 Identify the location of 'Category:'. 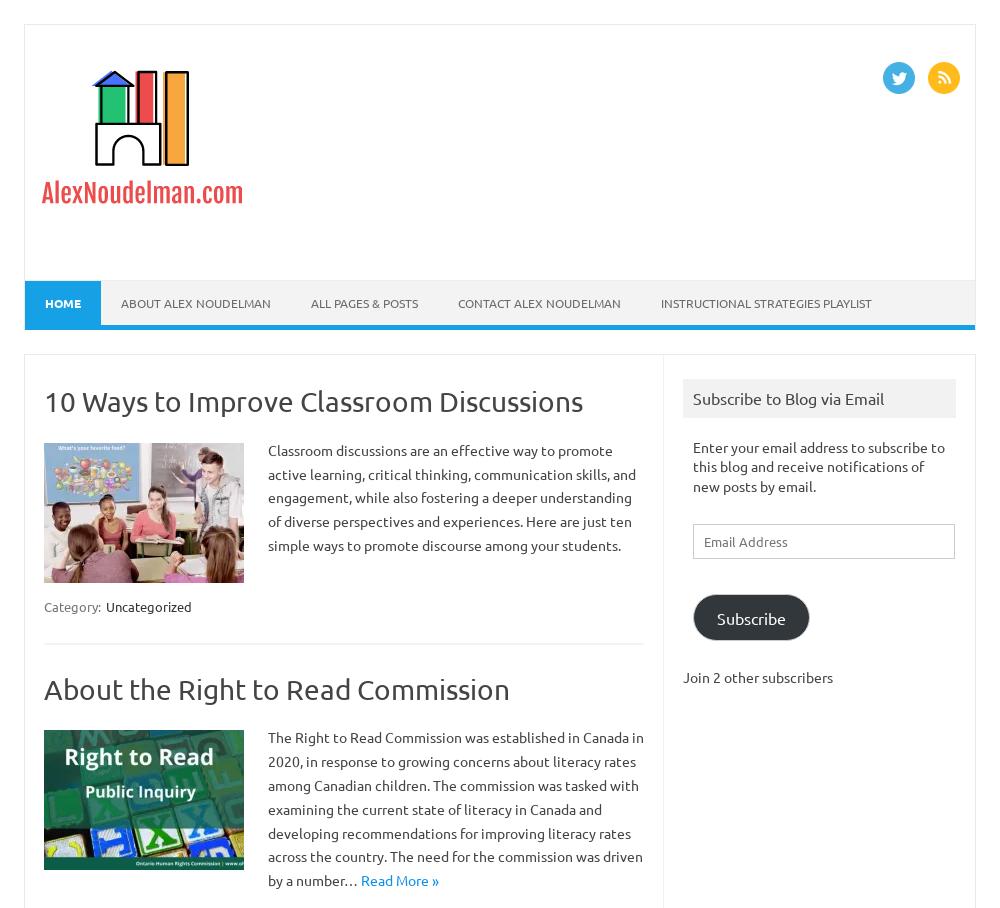
(44, 605).